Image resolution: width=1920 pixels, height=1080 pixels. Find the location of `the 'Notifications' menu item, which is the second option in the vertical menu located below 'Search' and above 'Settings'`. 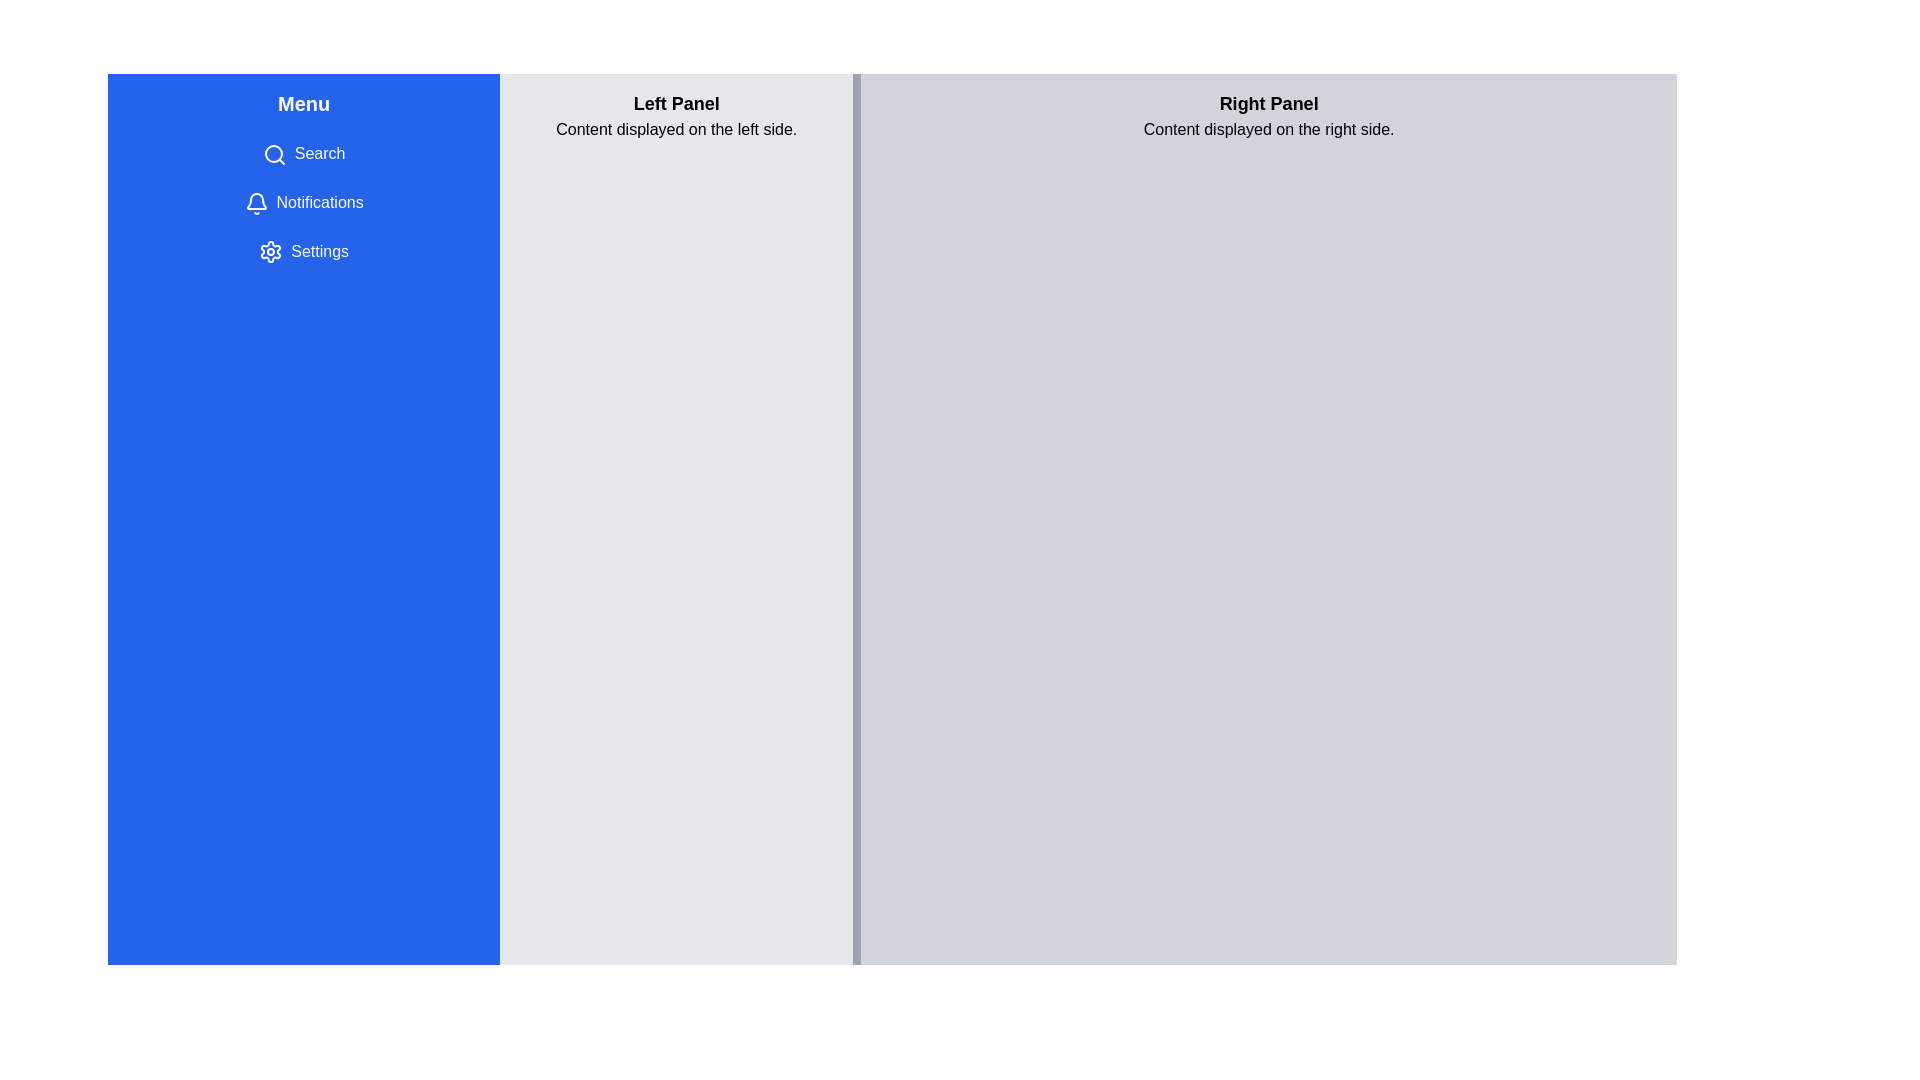

the 'Notifications' menu item, which is the second option in the vertical menu located below 'Search' and above 'Settings' is located at coordinates (303, 203).